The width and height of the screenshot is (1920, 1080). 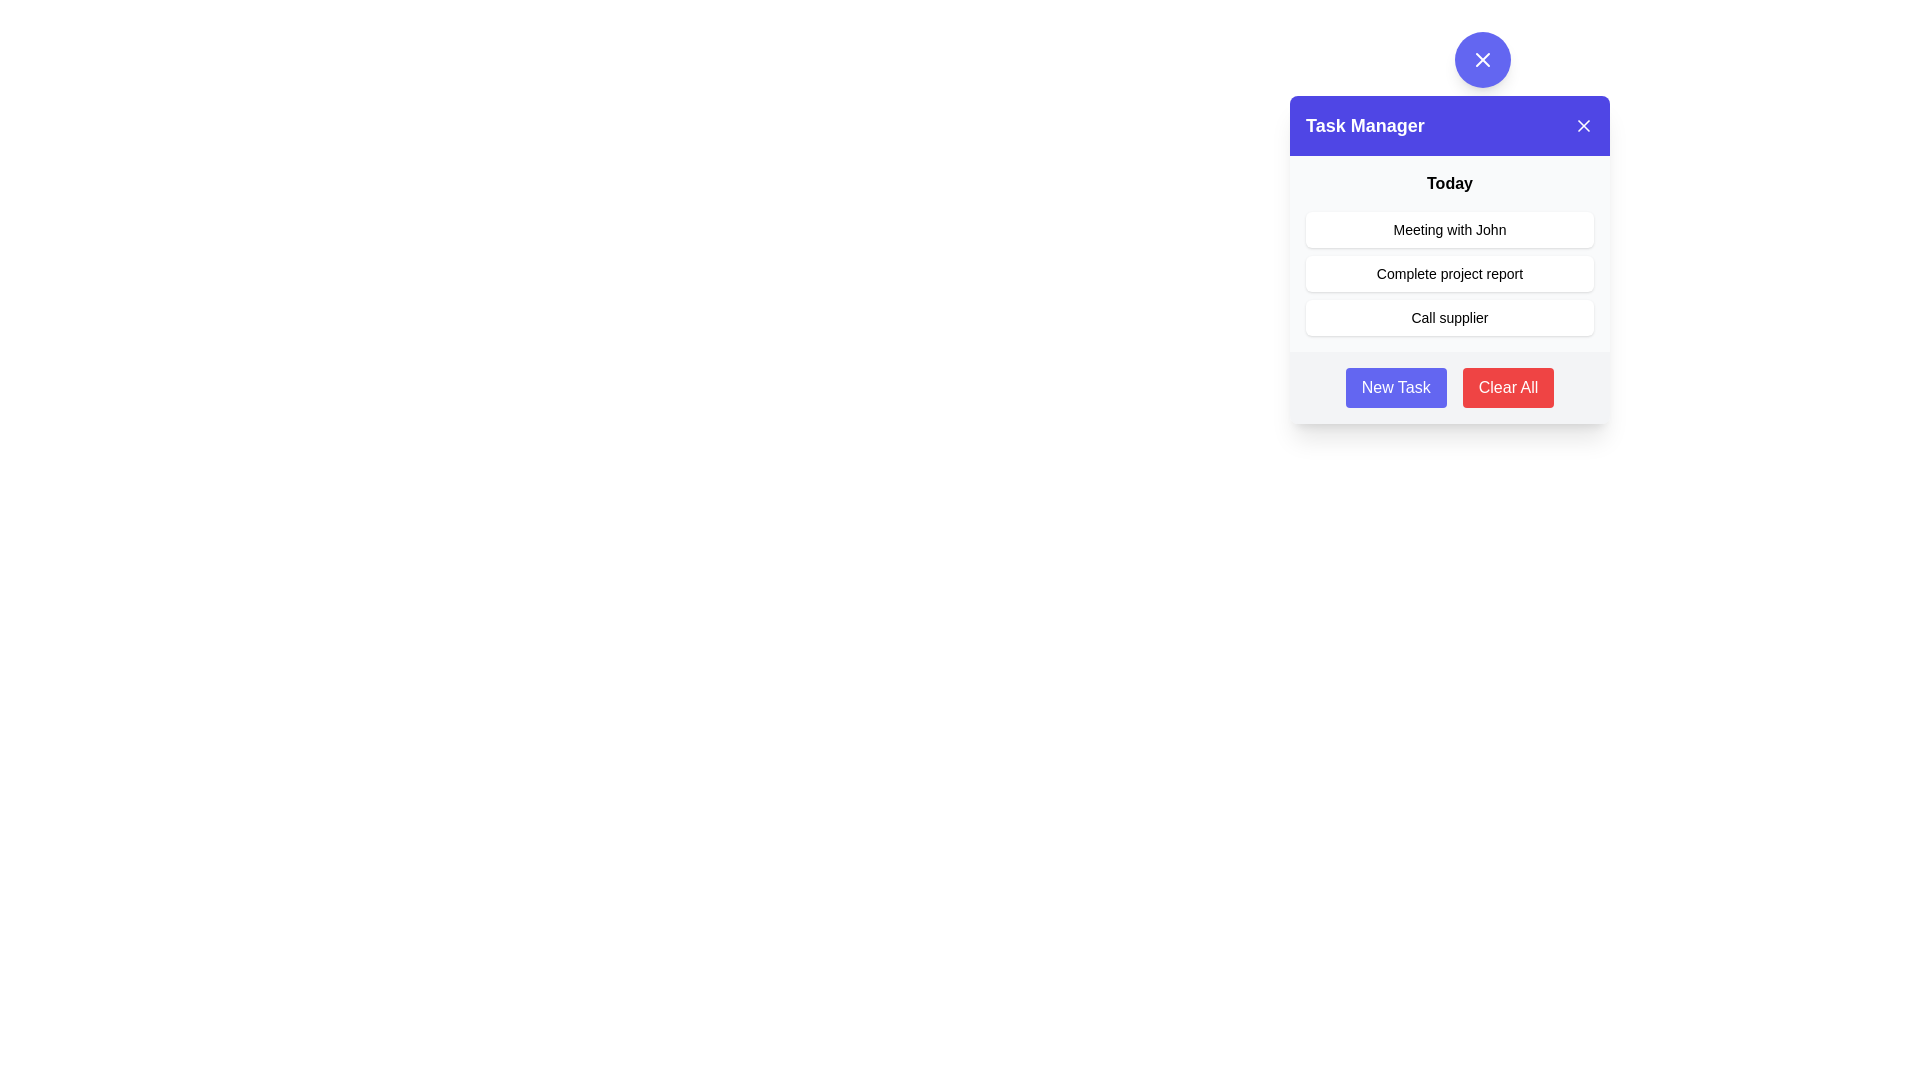 What do you see at coordinates (1449, 316) in the screenshot?
I see `the third text label in the 'Task Manager' dialog box that represents a task in a to-do list, positioned between 'Complete project report' and the buttons 'New Task' and 'Clear All'` at bounding box center [1449, 316].